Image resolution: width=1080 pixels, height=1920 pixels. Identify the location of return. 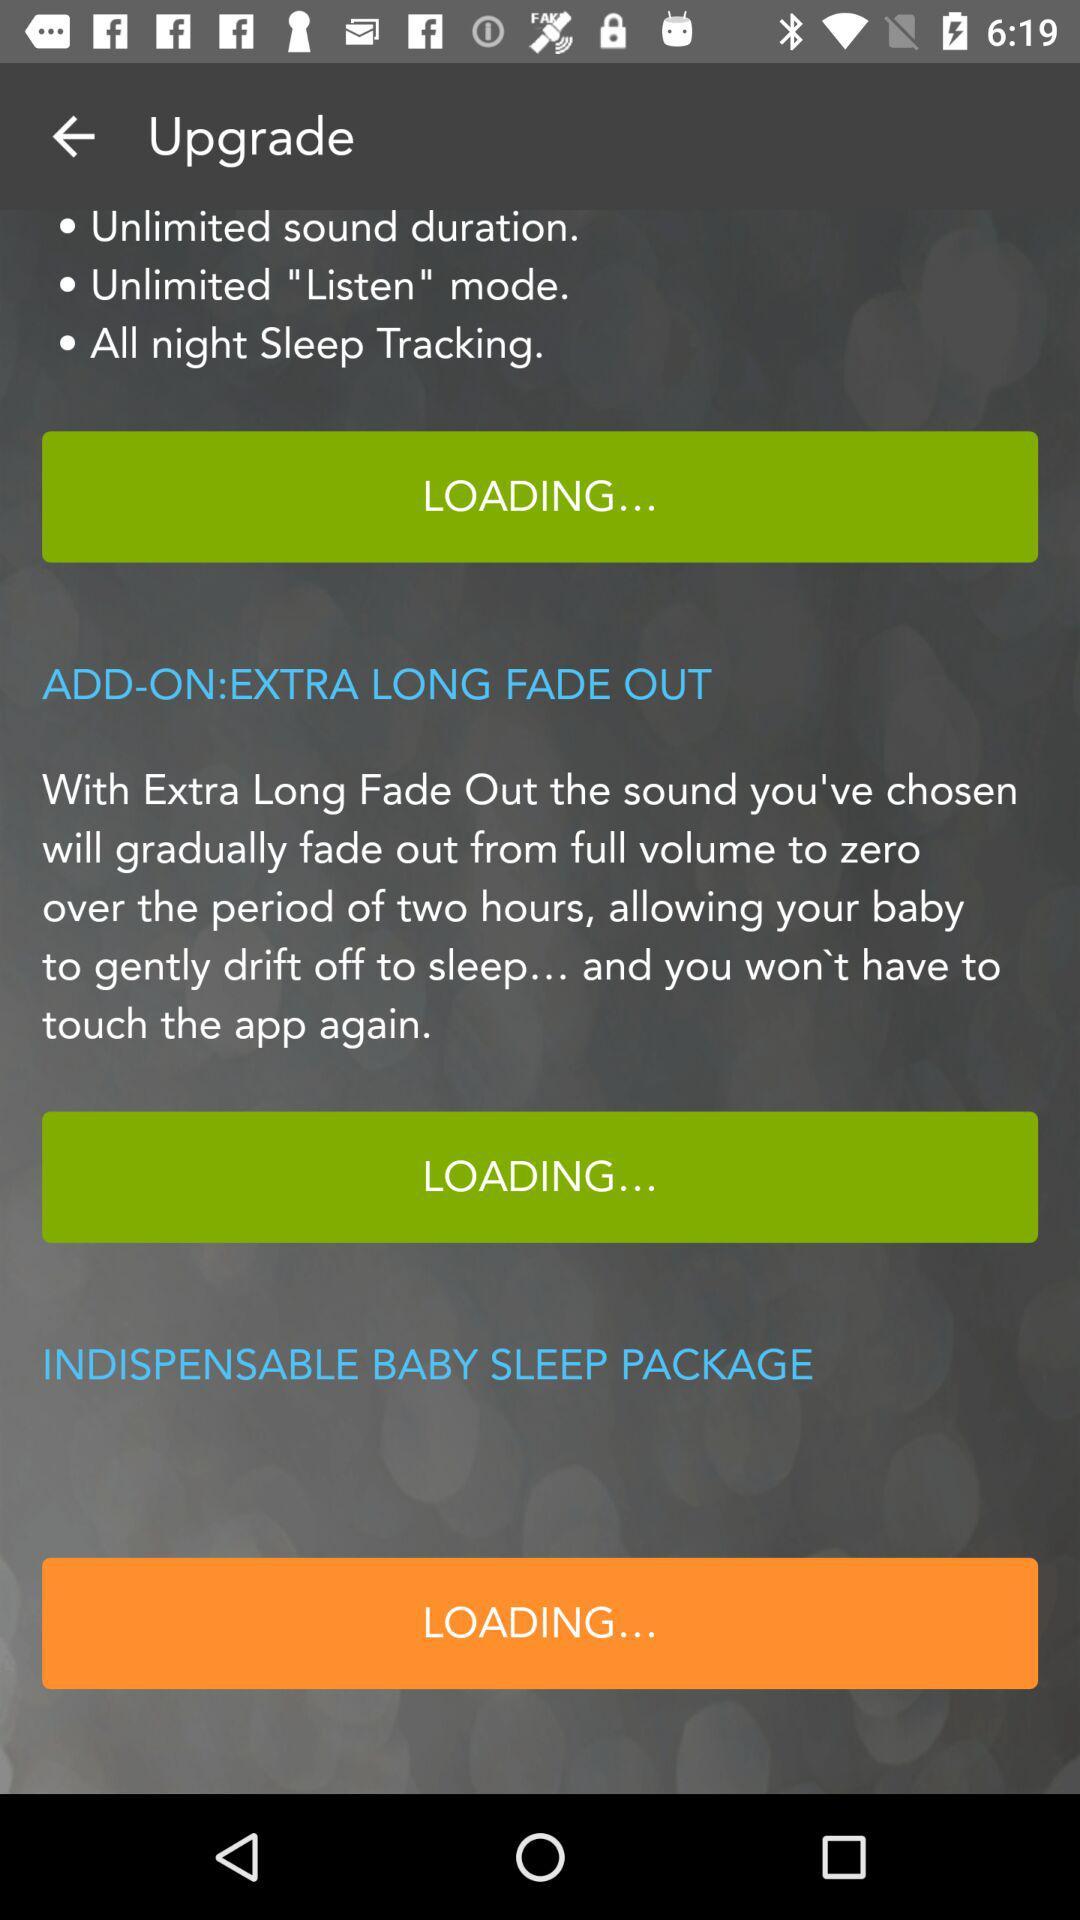
(72, 135).